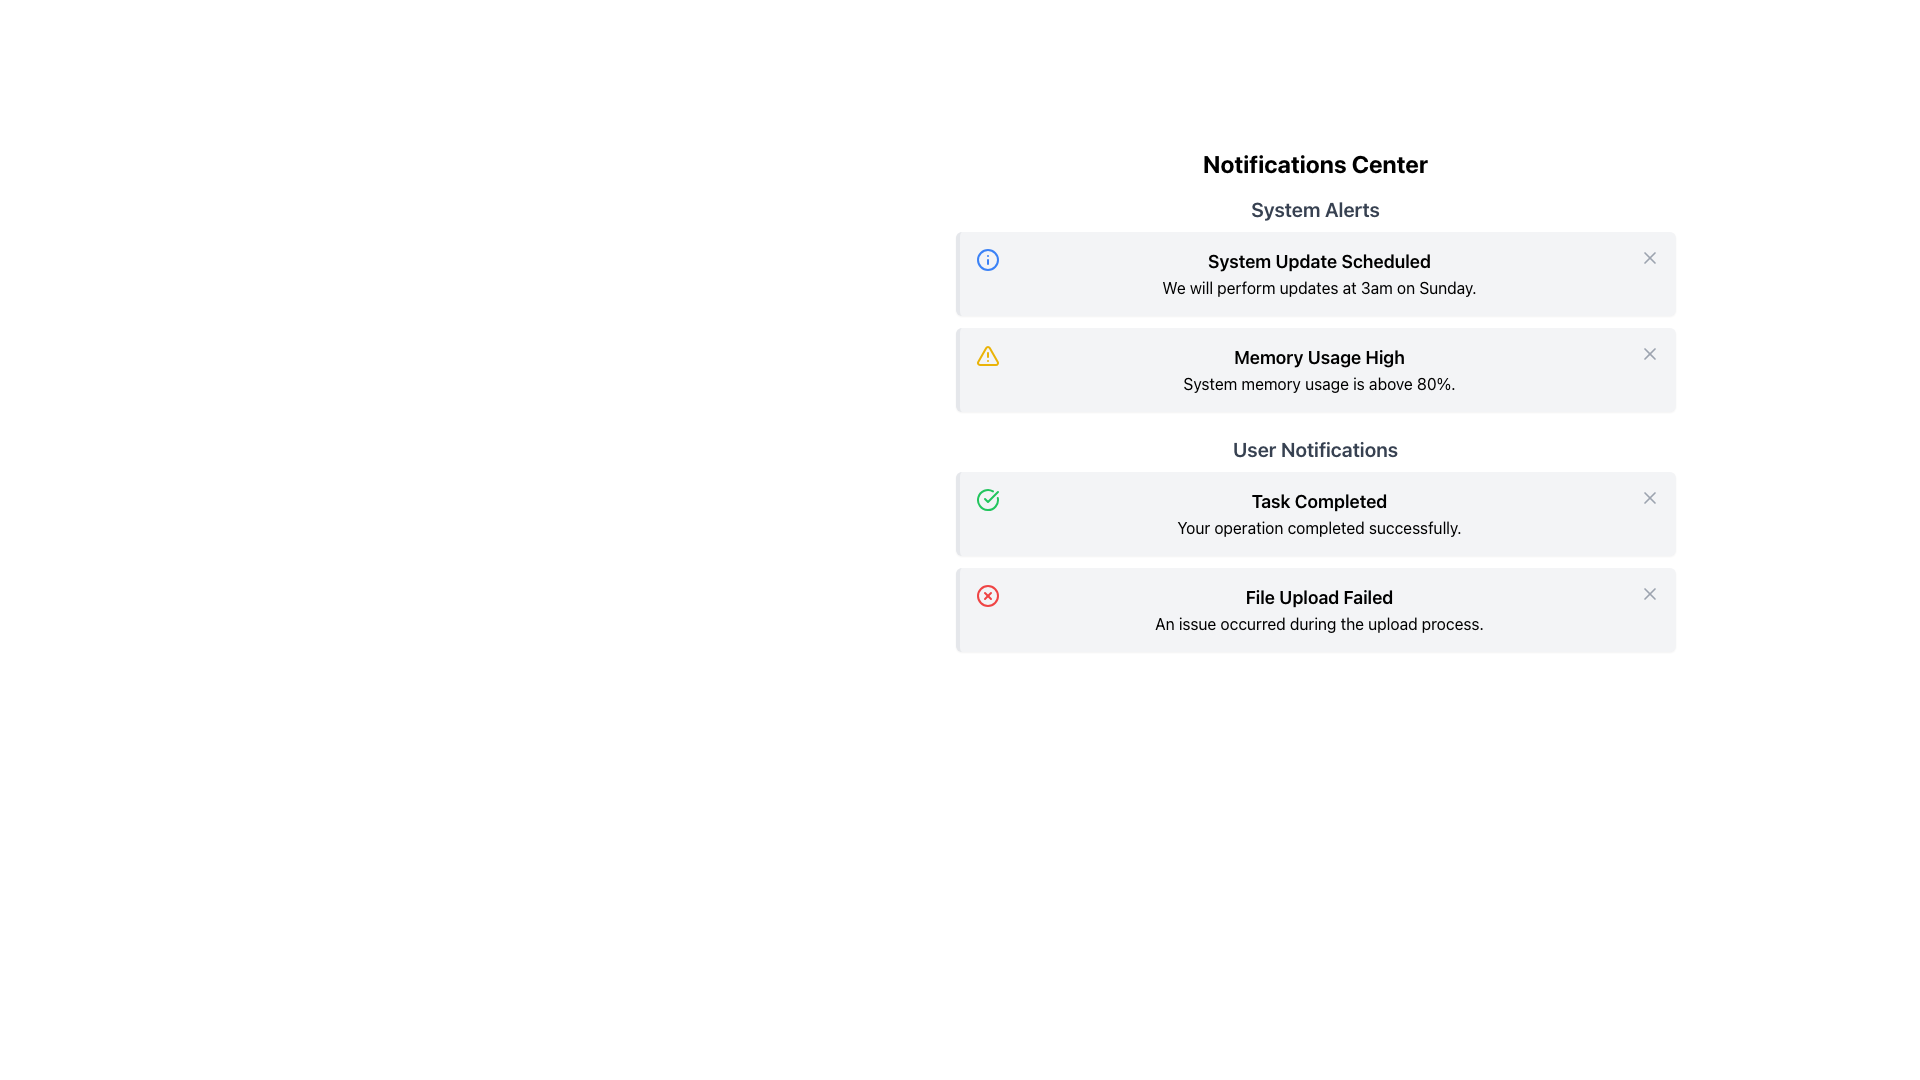 The height and width of the screenshot is (1080, 1920). I want to click on the static text that conveys an informational message about a scheduled system update, located within the 'System Update Scheduled' notification in the 'Notifications Center', so click(1319, 288).